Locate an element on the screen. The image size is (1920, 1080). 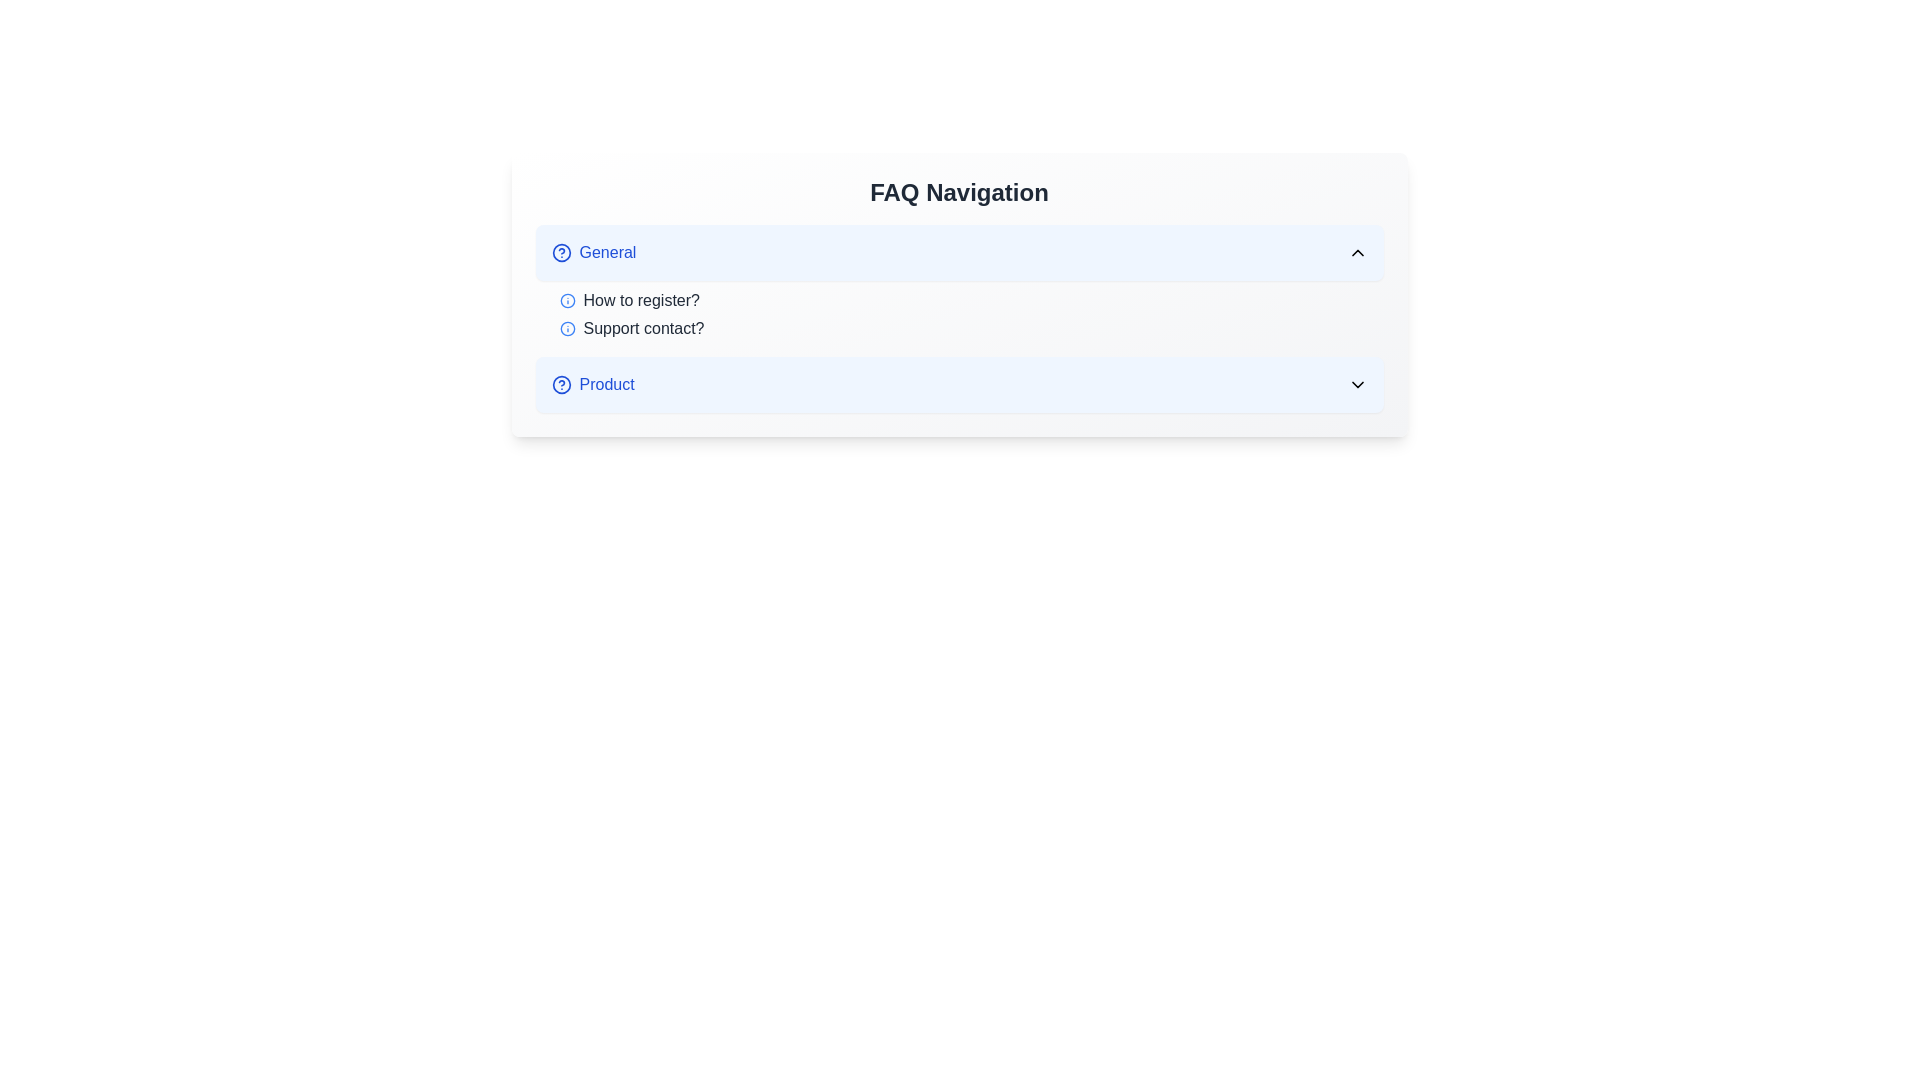
the SVG Circle that represents the 'General' section of the FAQ navigation, which is the outermost circle in the icon for 'General' is located at coordinates (560, 252).